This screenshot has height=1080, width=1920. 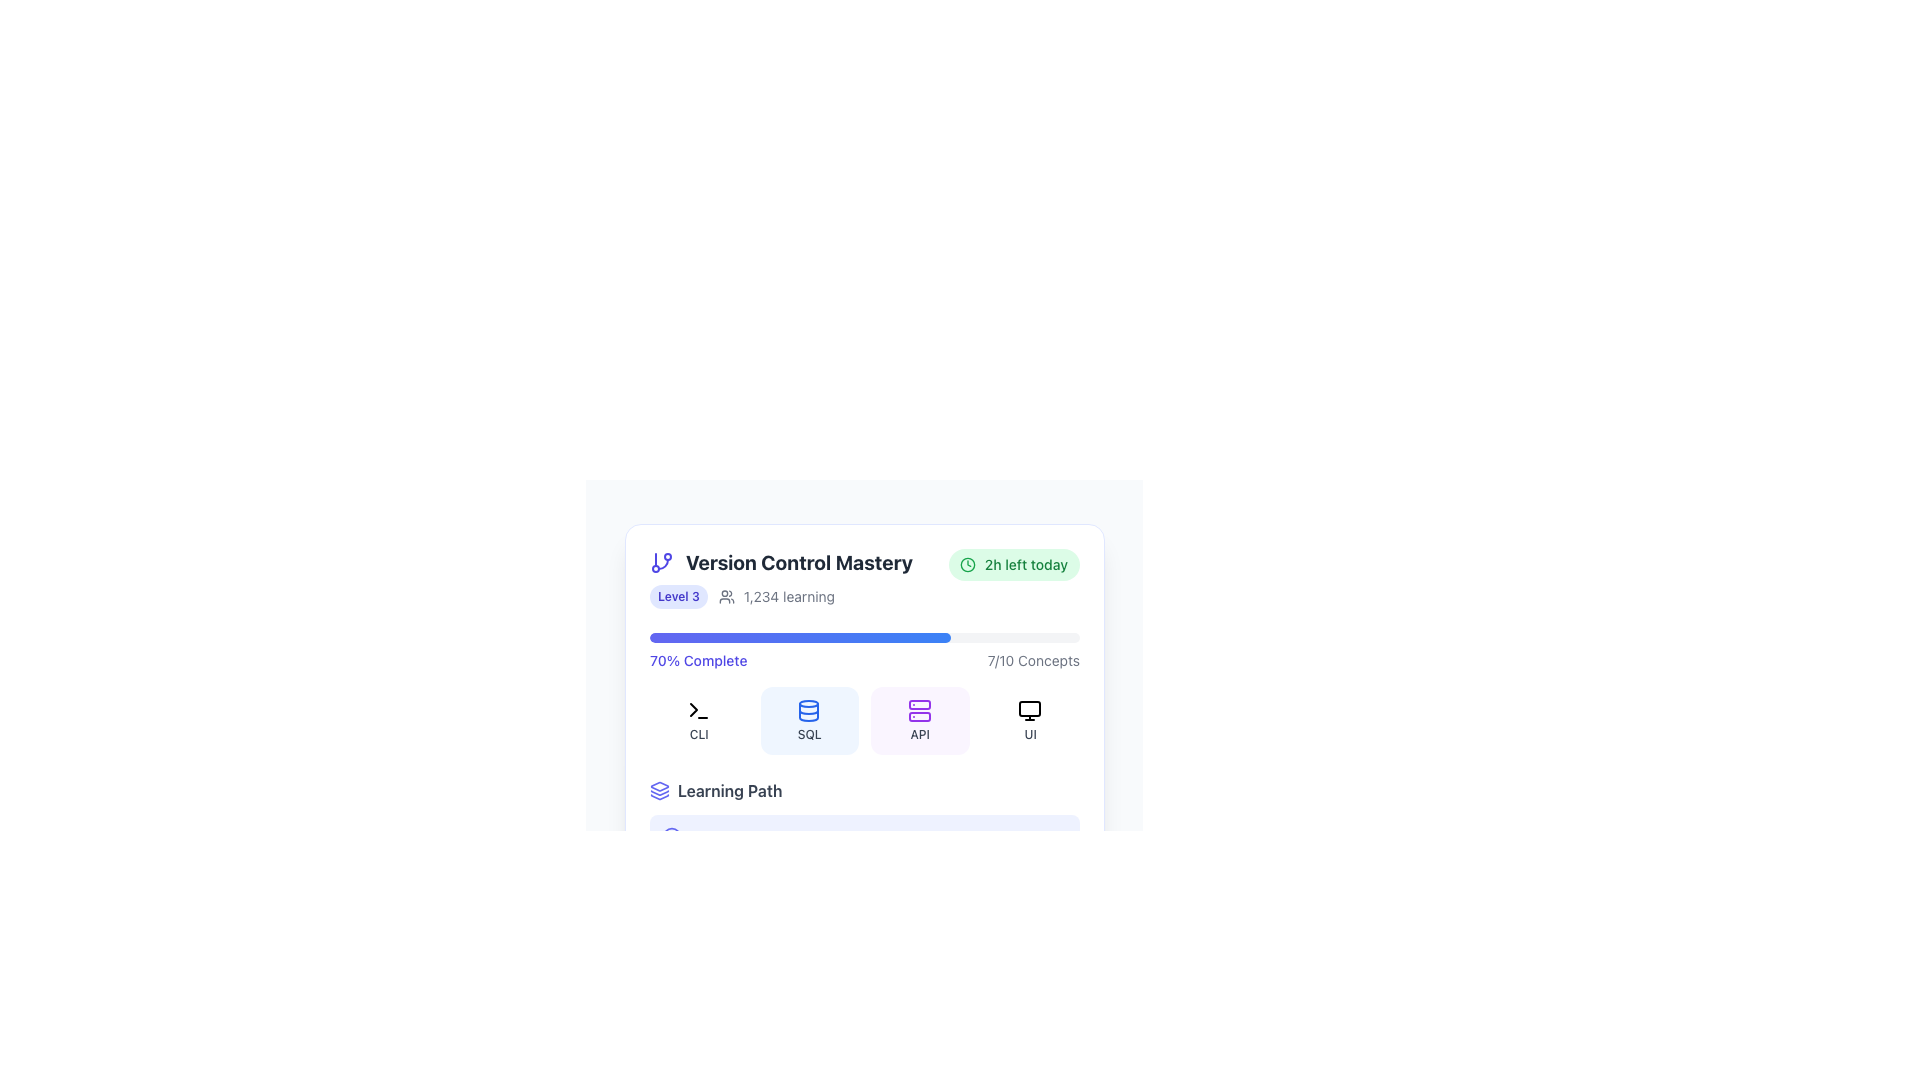 I want to click on the non-interactive label displaying 'SQL', which features a blue database icon and is located between the 'CLI' and 'API' elements in a grid layout, so click(x=809, y=721).